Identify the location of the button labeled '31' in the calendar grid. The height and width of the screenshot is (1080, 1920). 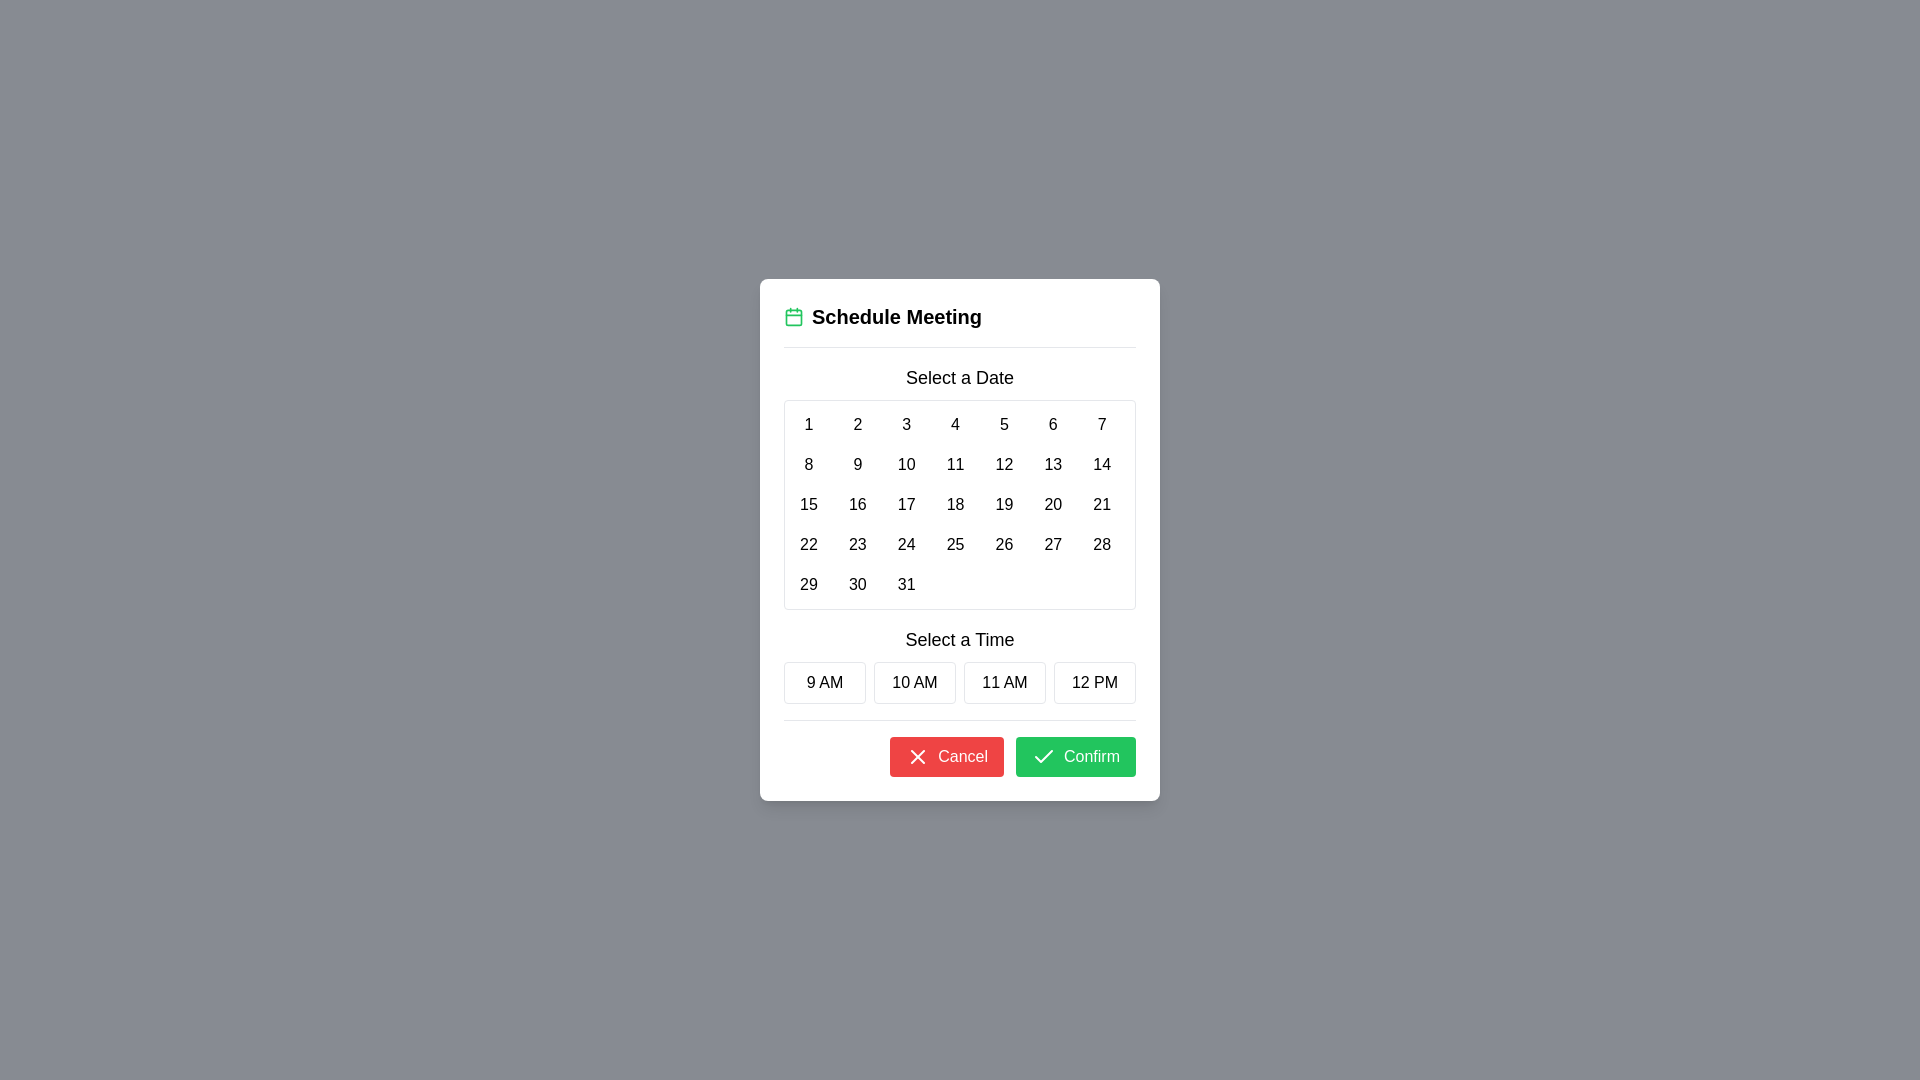
(905, 585).